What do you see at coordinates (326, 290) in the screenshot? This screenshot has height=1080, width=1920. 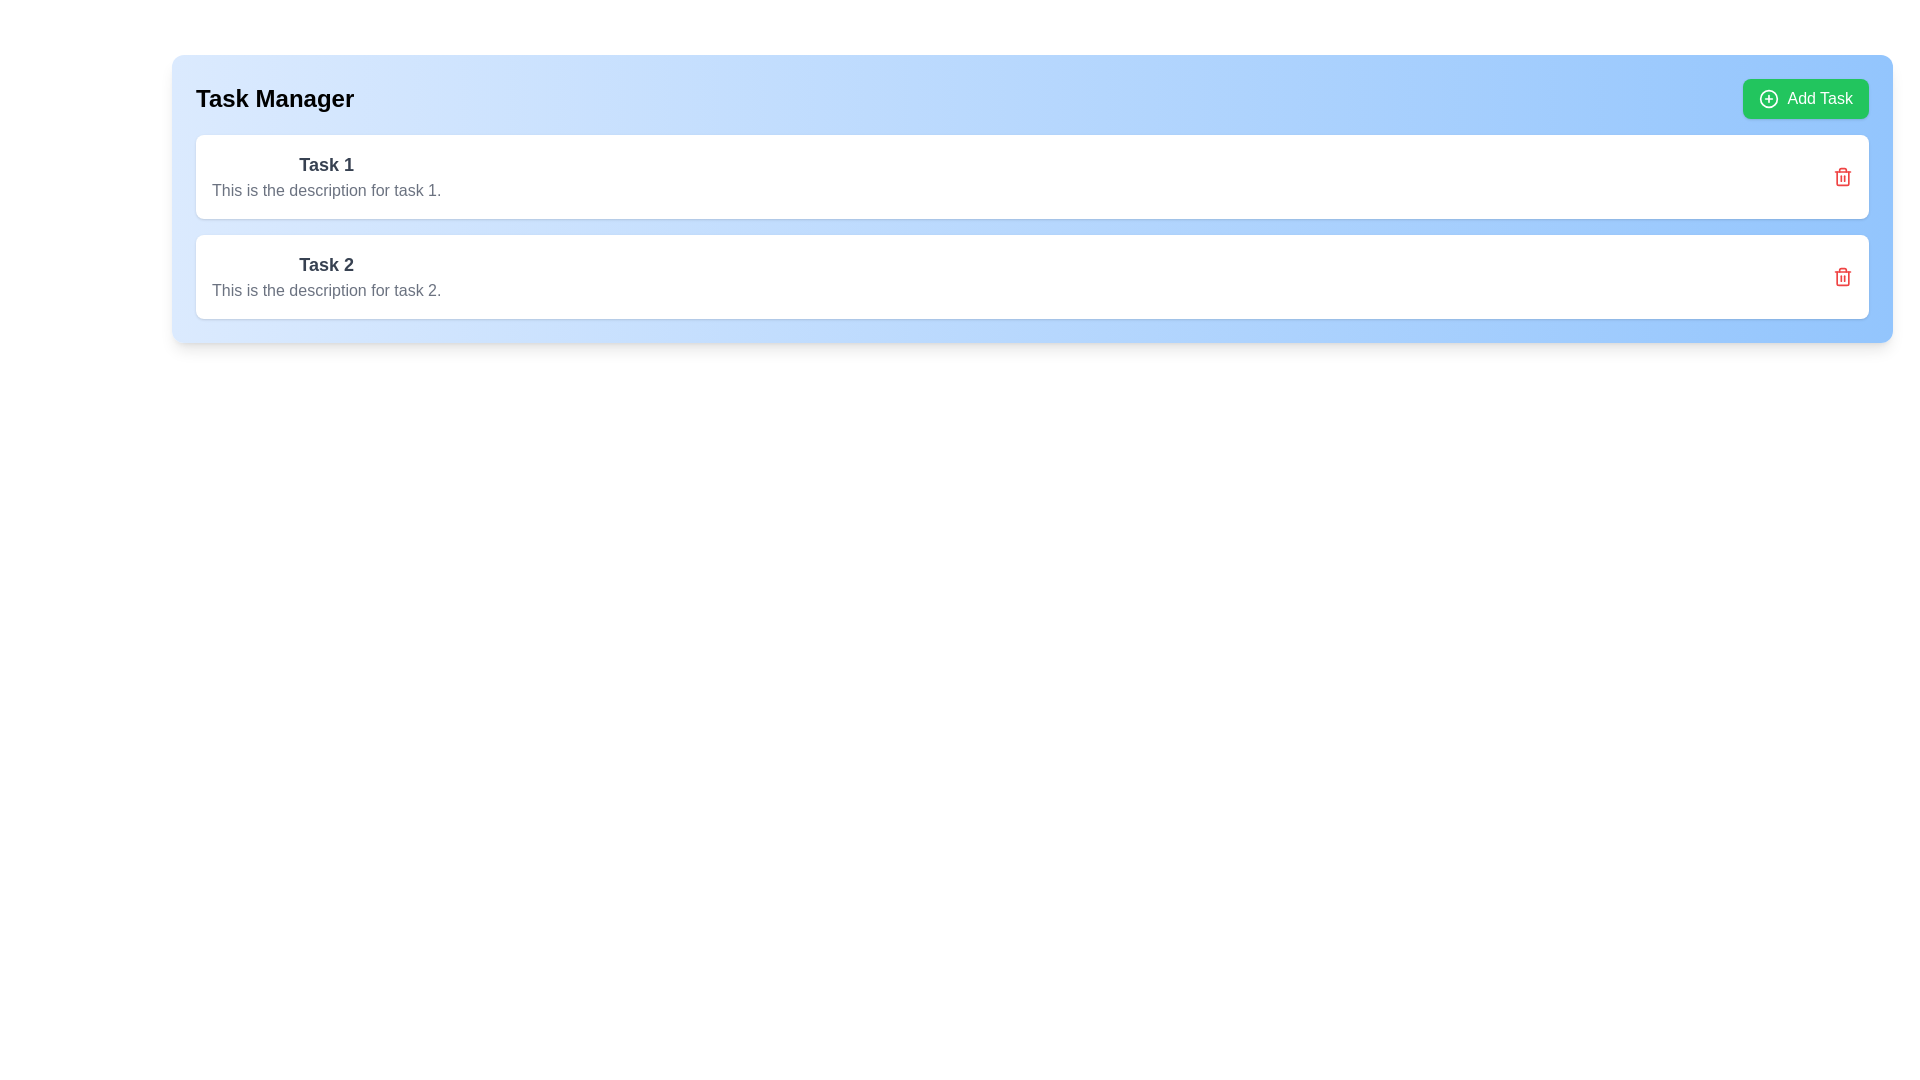 I see `the text label providing additional information about 'Task 2', located in the second task card, directly below the bold text 'Task 2'` at bounding box center [326, 290].